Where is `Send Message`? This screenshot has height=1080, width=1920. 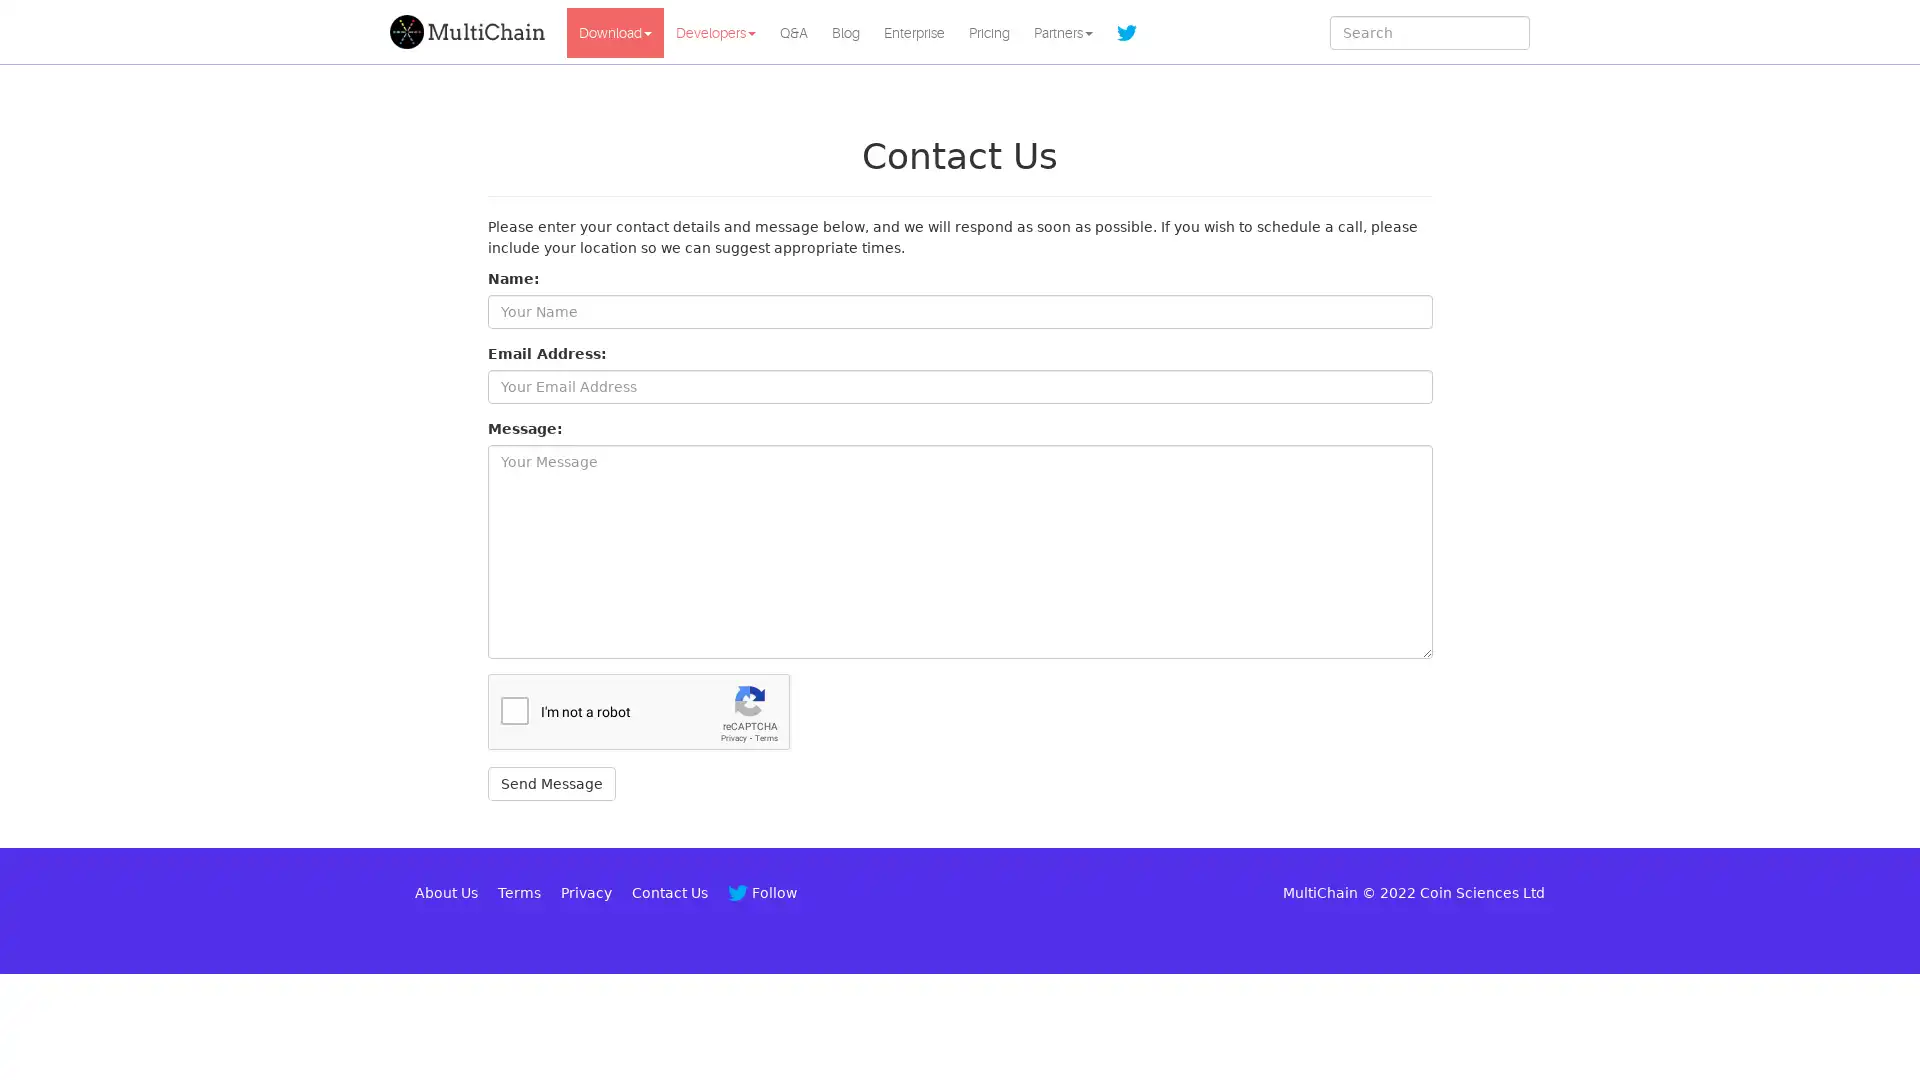
Send Message is located at coordinates (551, 782).